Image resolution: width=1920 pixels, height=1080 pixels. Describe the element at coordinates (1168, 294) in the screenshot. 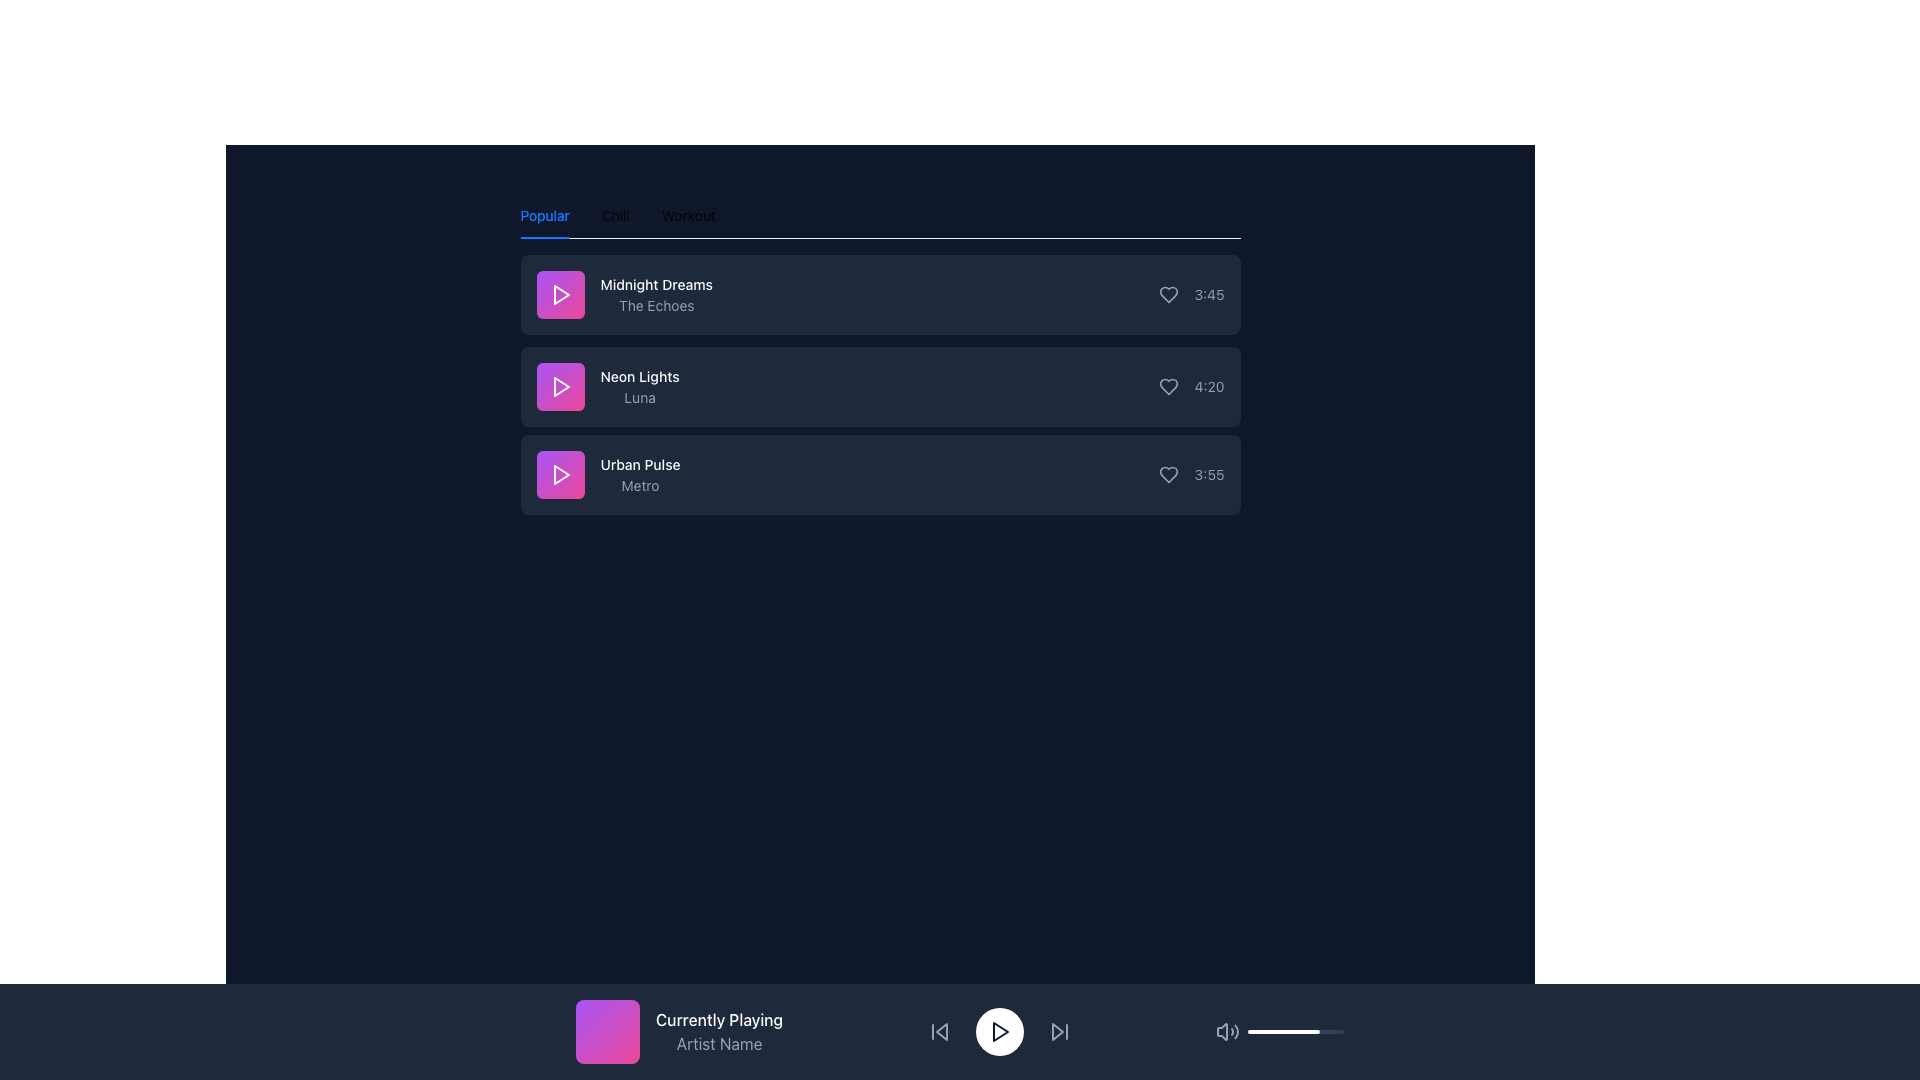

I see `the heart-shaped icon located beside the 'Midnight Dreams' song title` at that location.